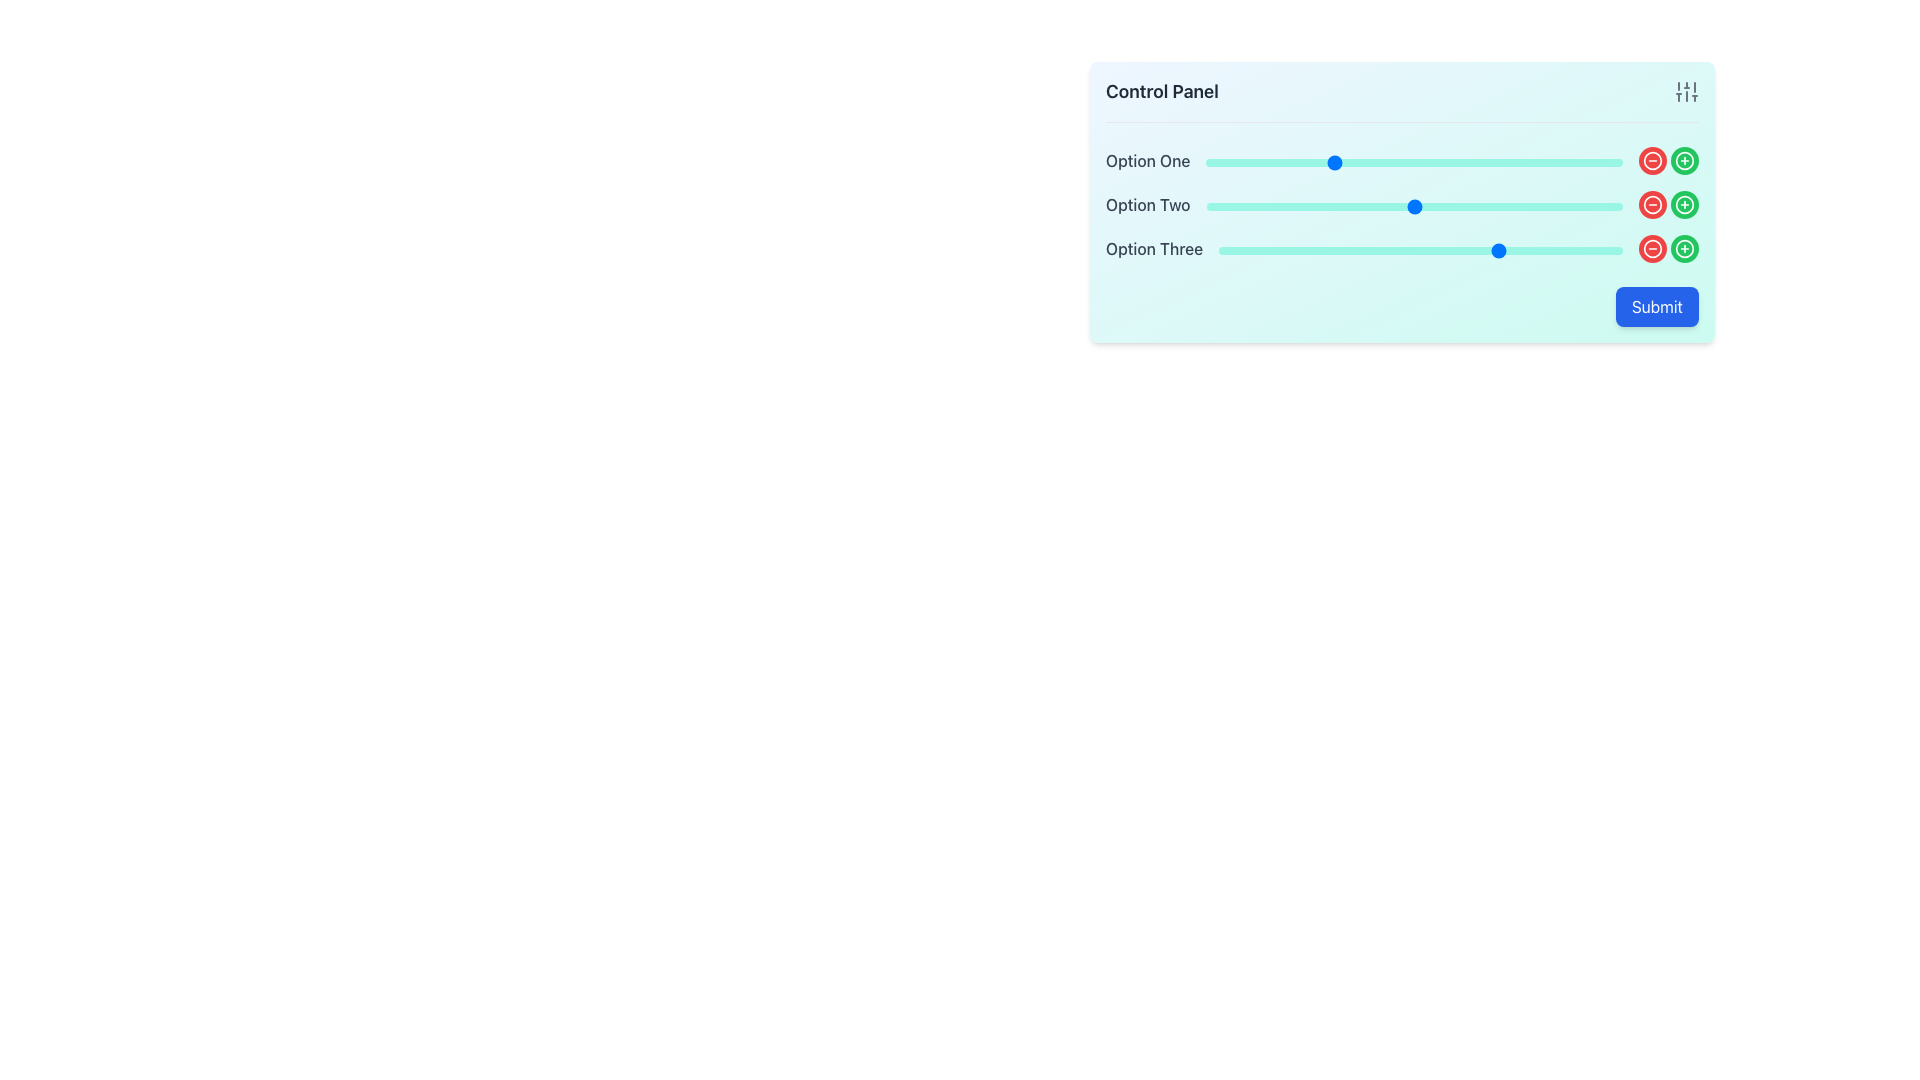 The width and height of the screenshot is (1920, 1080). Describe the element at coordinates (1331, 207) in the screenshot. I see `the slider` at that location.